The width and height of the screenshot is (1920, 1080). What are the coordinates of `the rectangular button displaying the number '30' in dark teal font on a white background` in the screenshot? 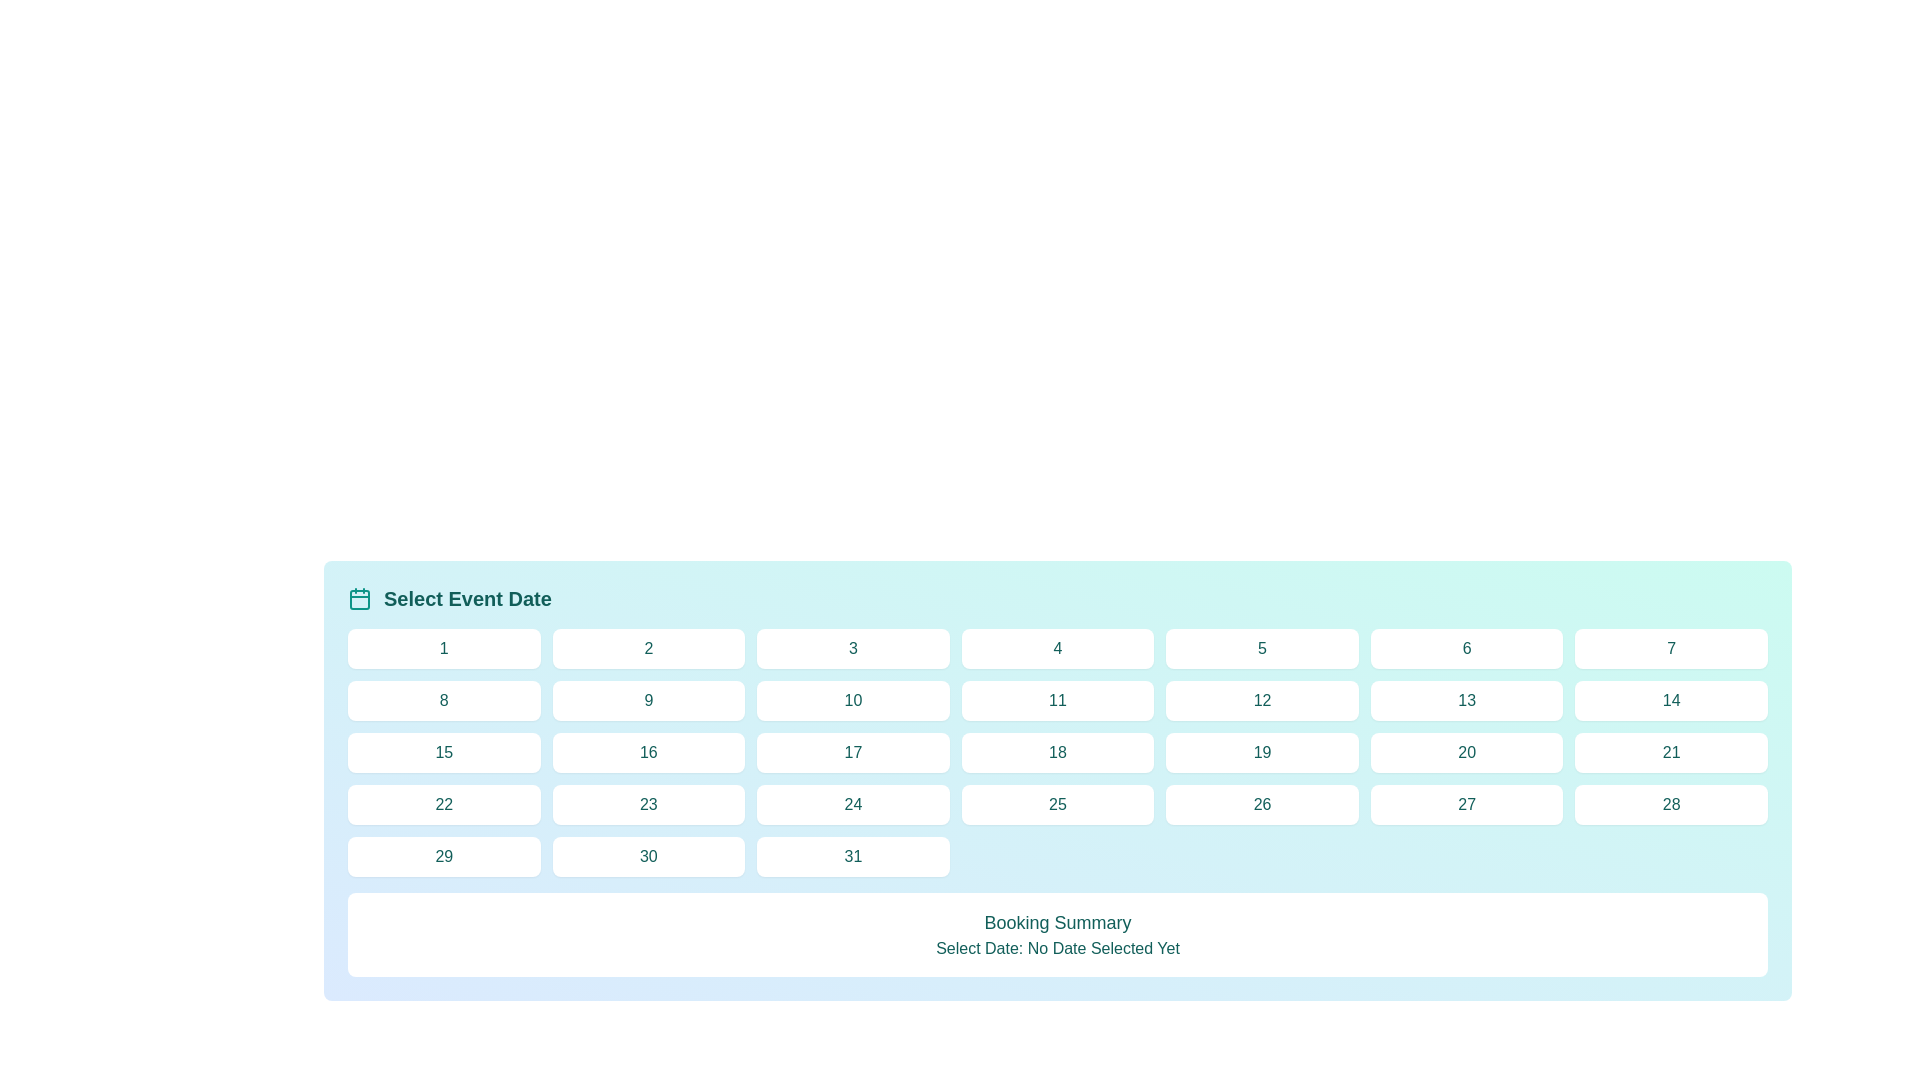 It's located at (648, 855).